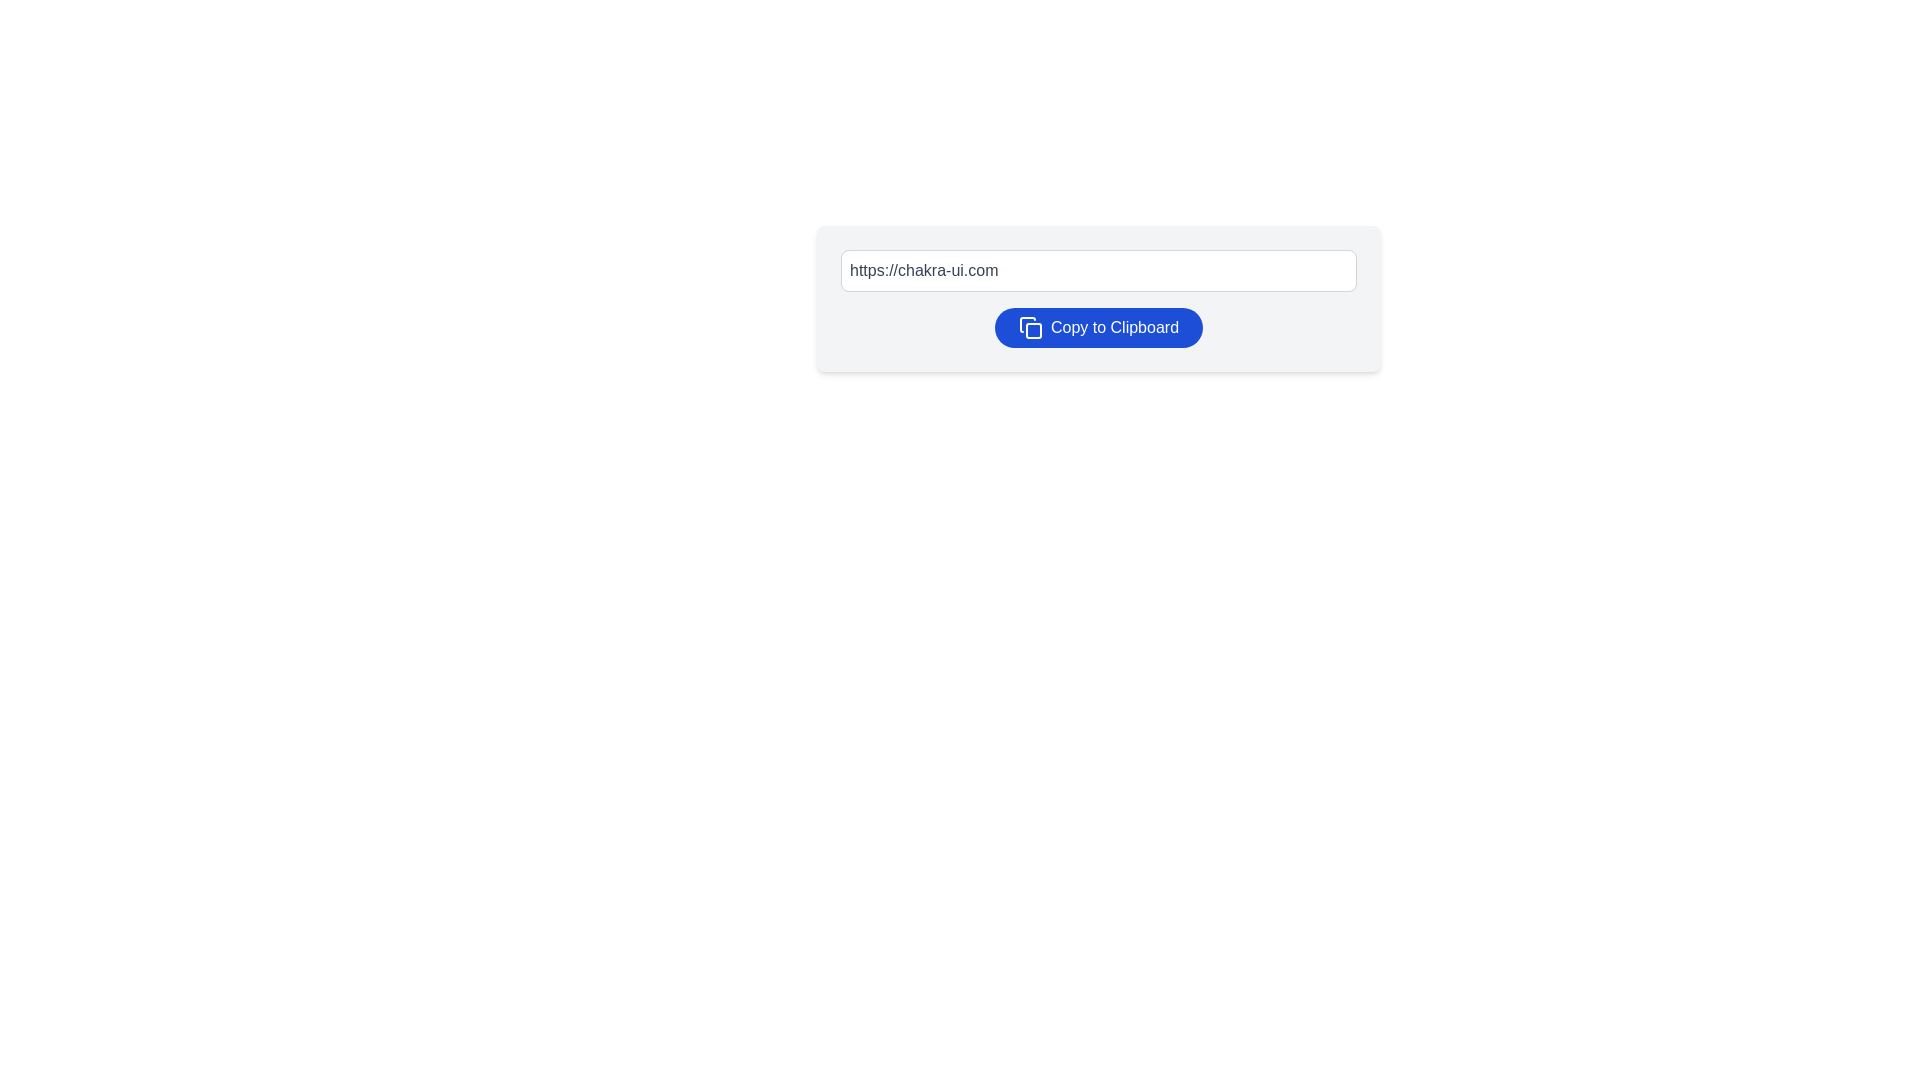 Image resolution: width=1920 pixels, height=1080 pixels. Describe the element at coordinates (1098, 326) in the screenshot. I see `the copy button located beneath the text input field, which triggers a visual effect` at that location.